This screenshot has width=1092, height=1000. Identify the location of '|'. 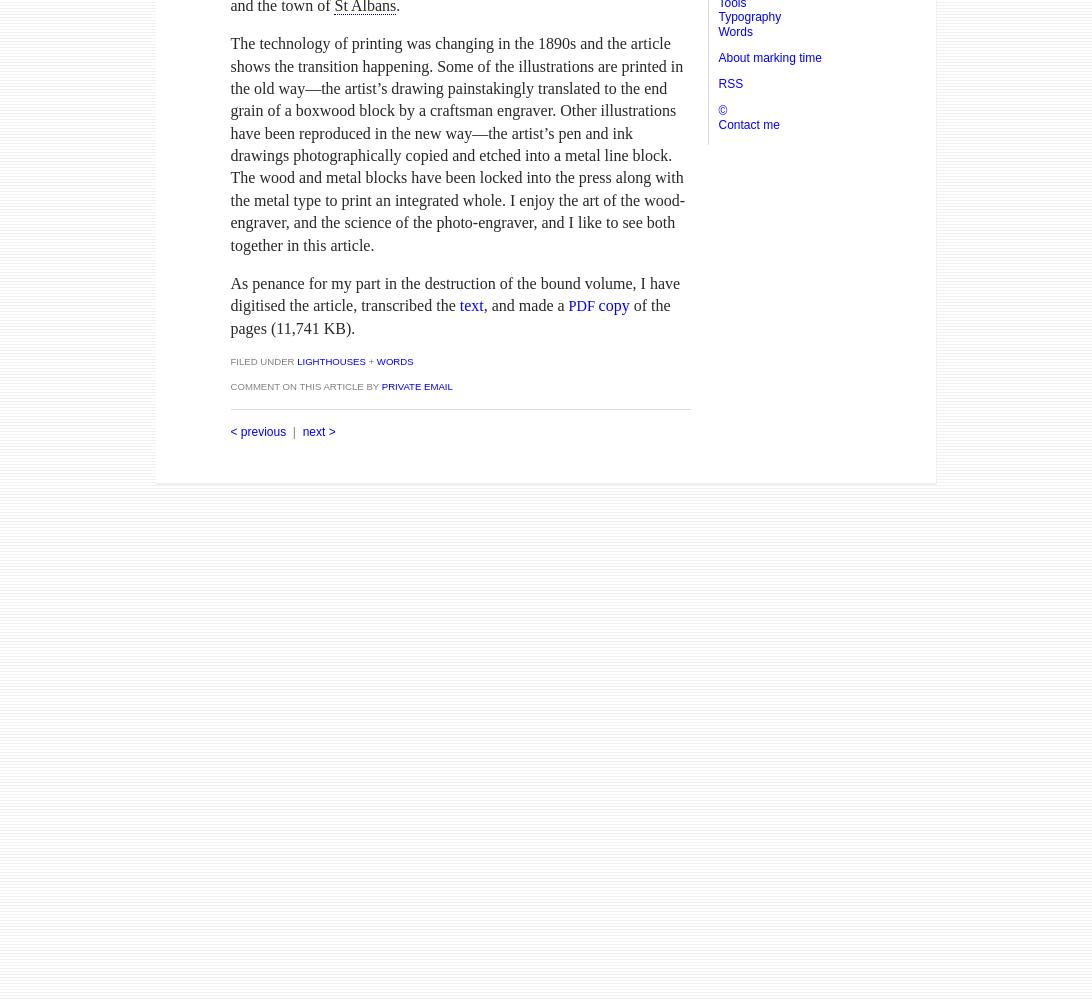
(293, 431).